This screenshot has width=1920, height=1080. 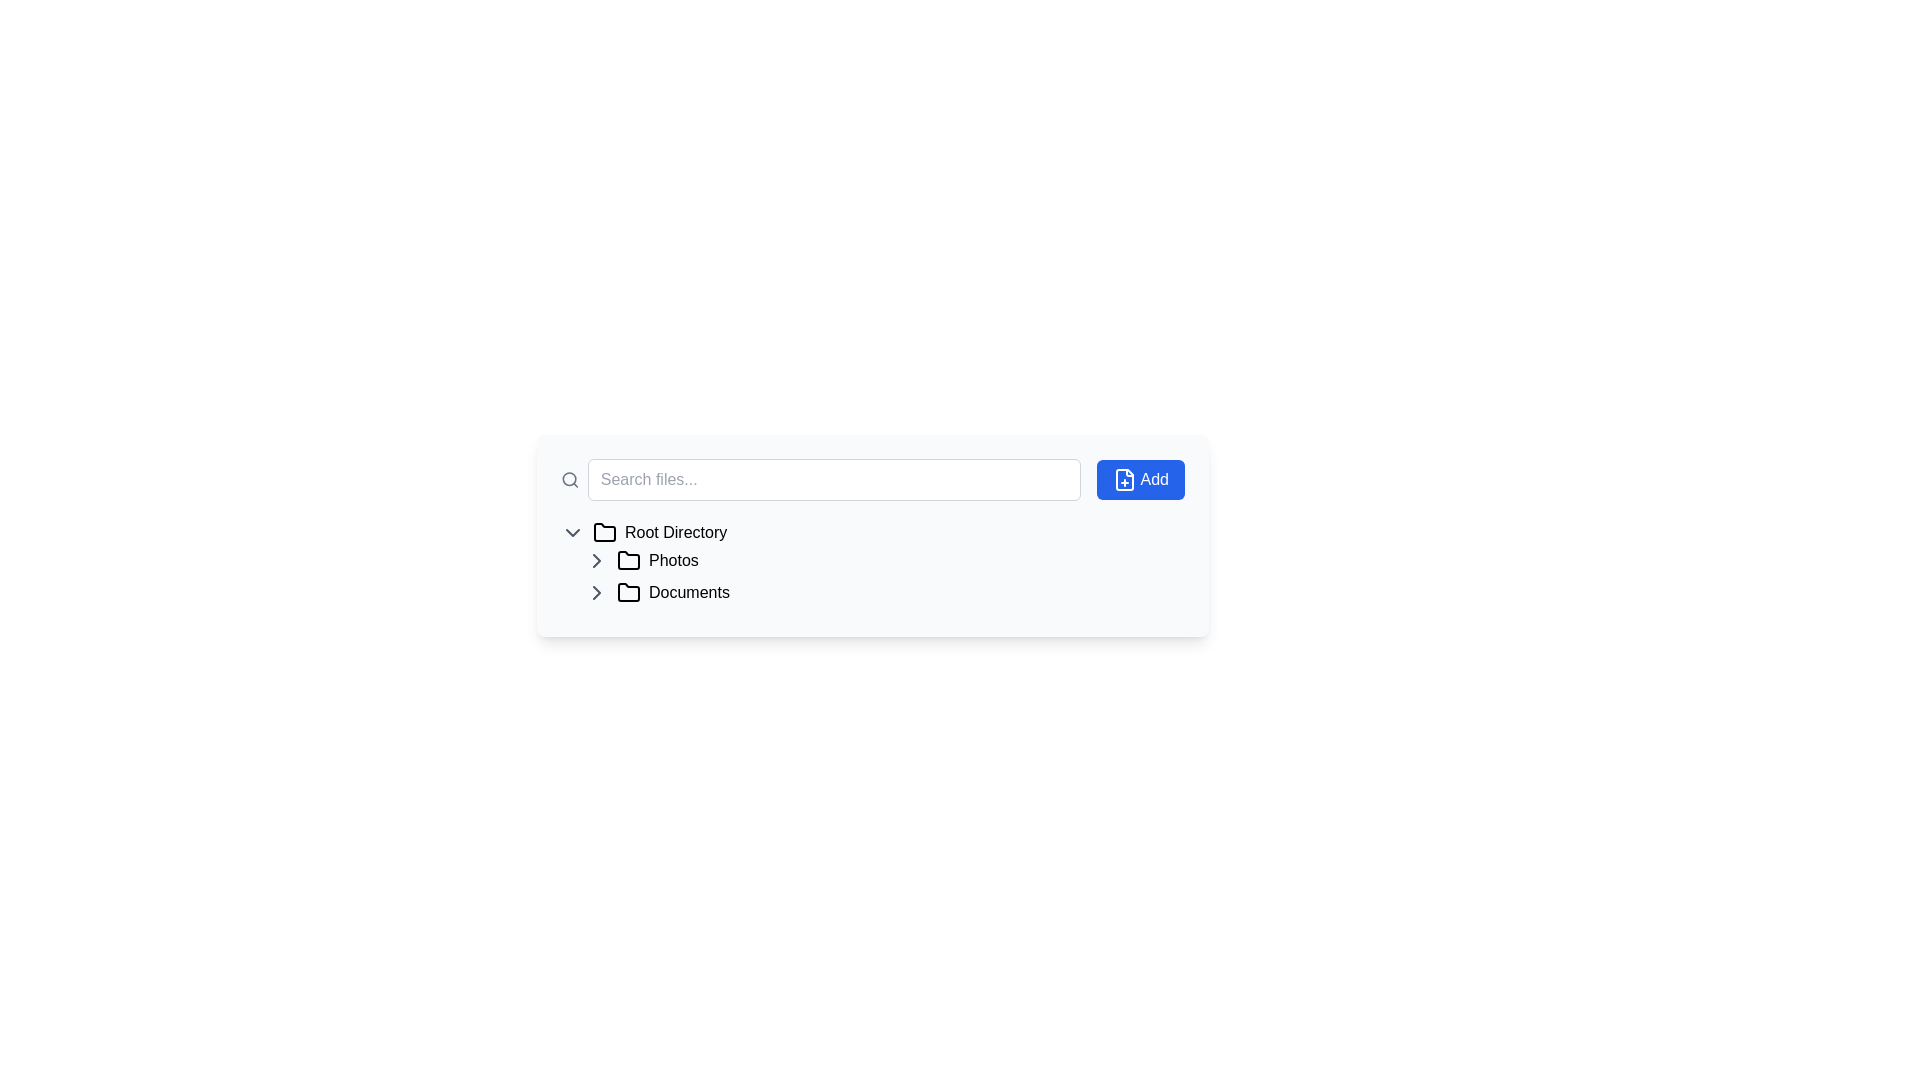 I want to click on the 'Add' icon located within the button labeled 'Add' in the top-right corner of the file management interface, so click(x=1124, y=479).